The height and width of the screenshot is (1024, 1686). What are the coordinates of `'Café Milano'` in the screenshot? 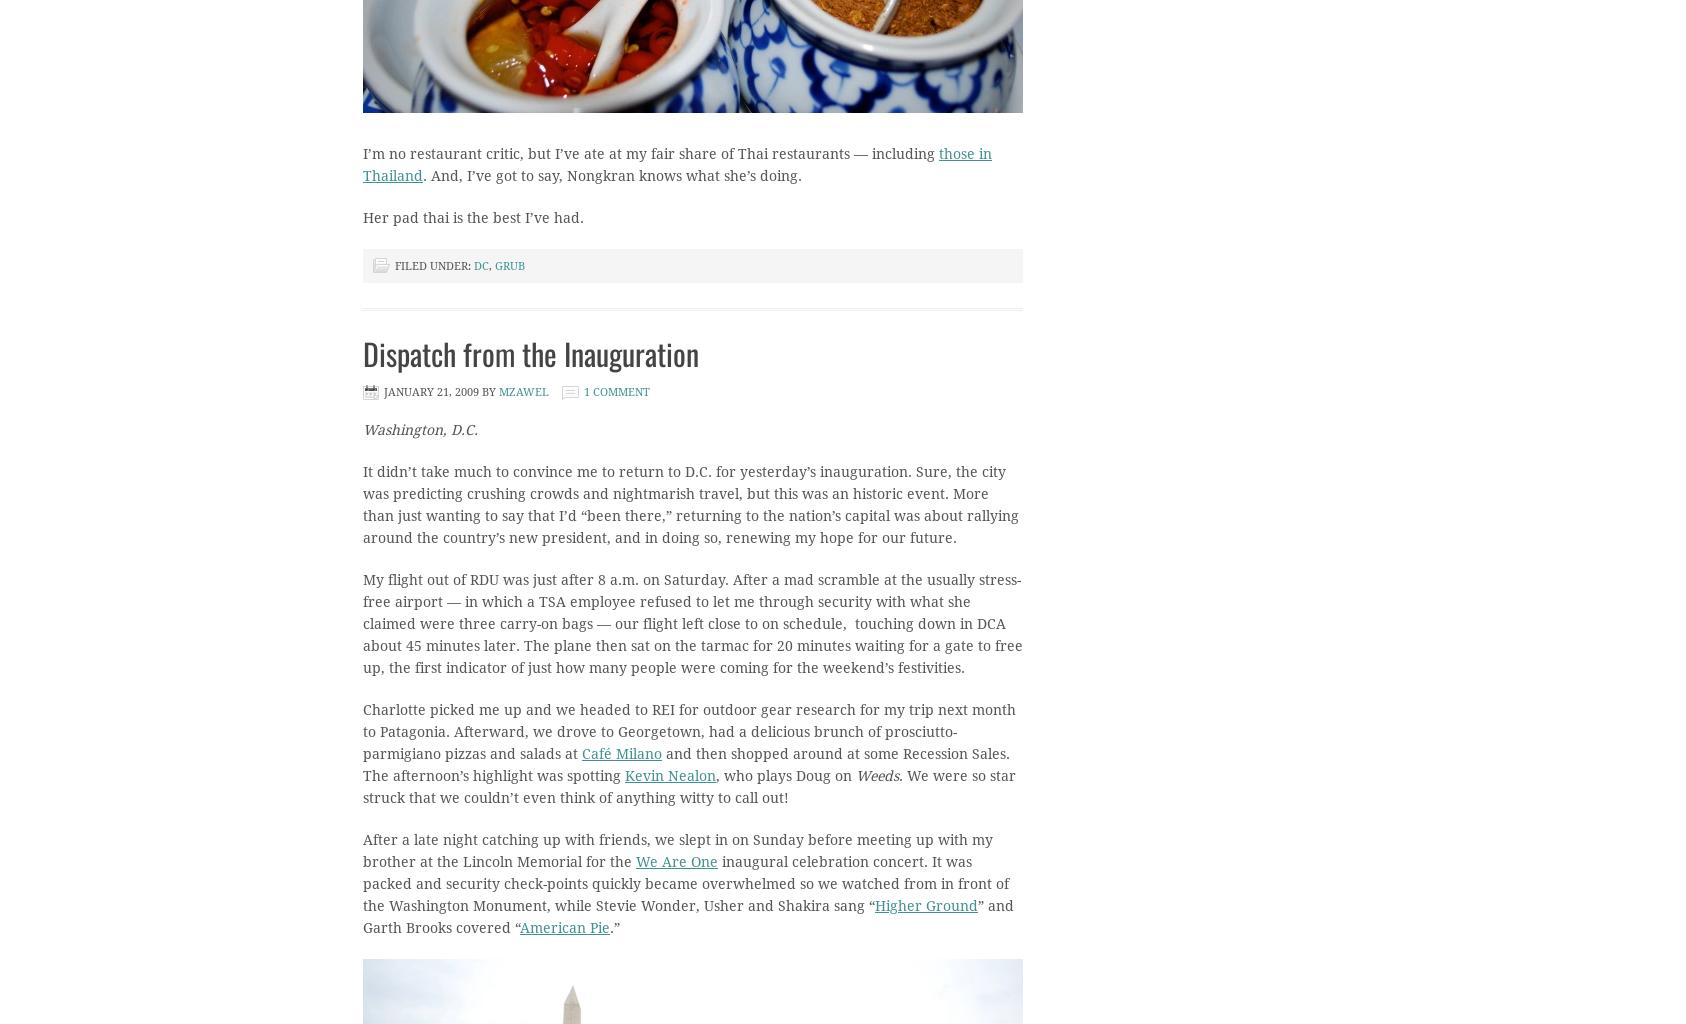 It's located at (620, 752).